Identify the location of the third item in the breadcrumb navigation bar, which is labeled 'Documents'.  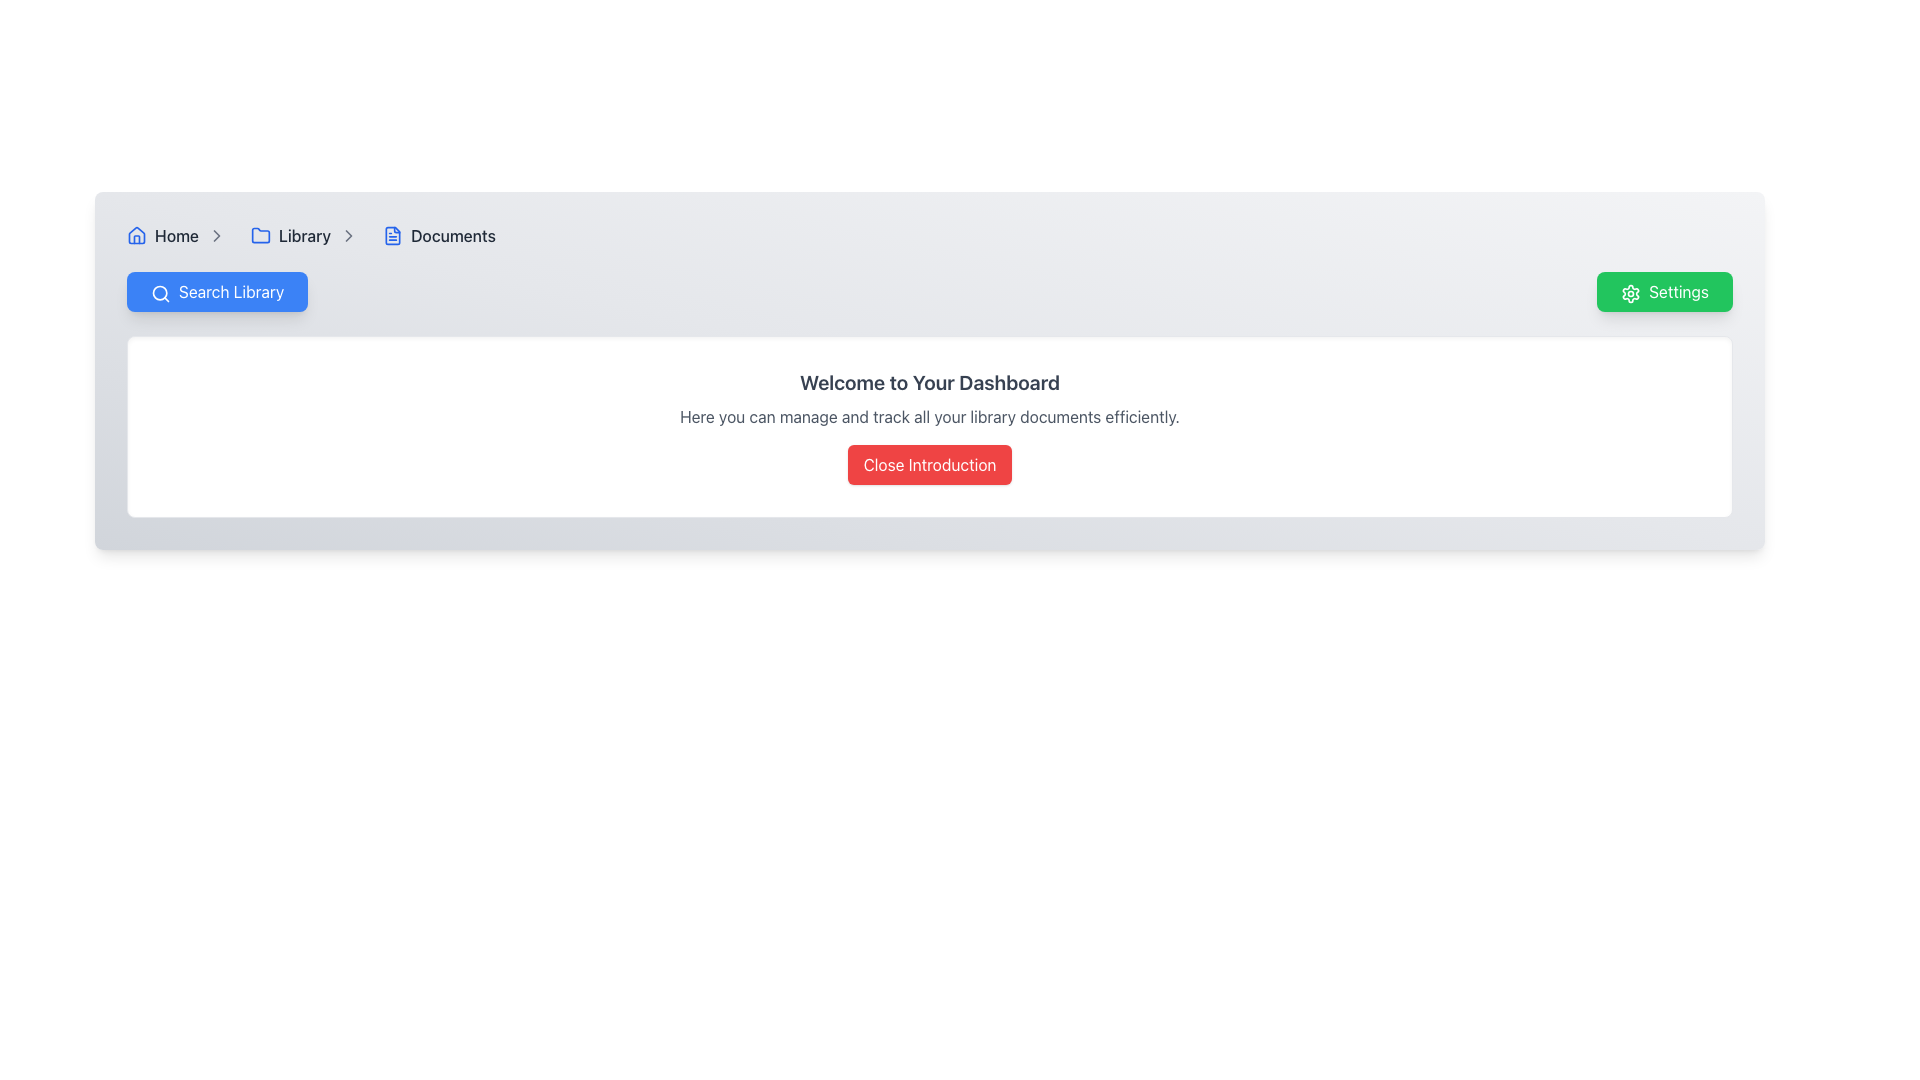
(438, 234).